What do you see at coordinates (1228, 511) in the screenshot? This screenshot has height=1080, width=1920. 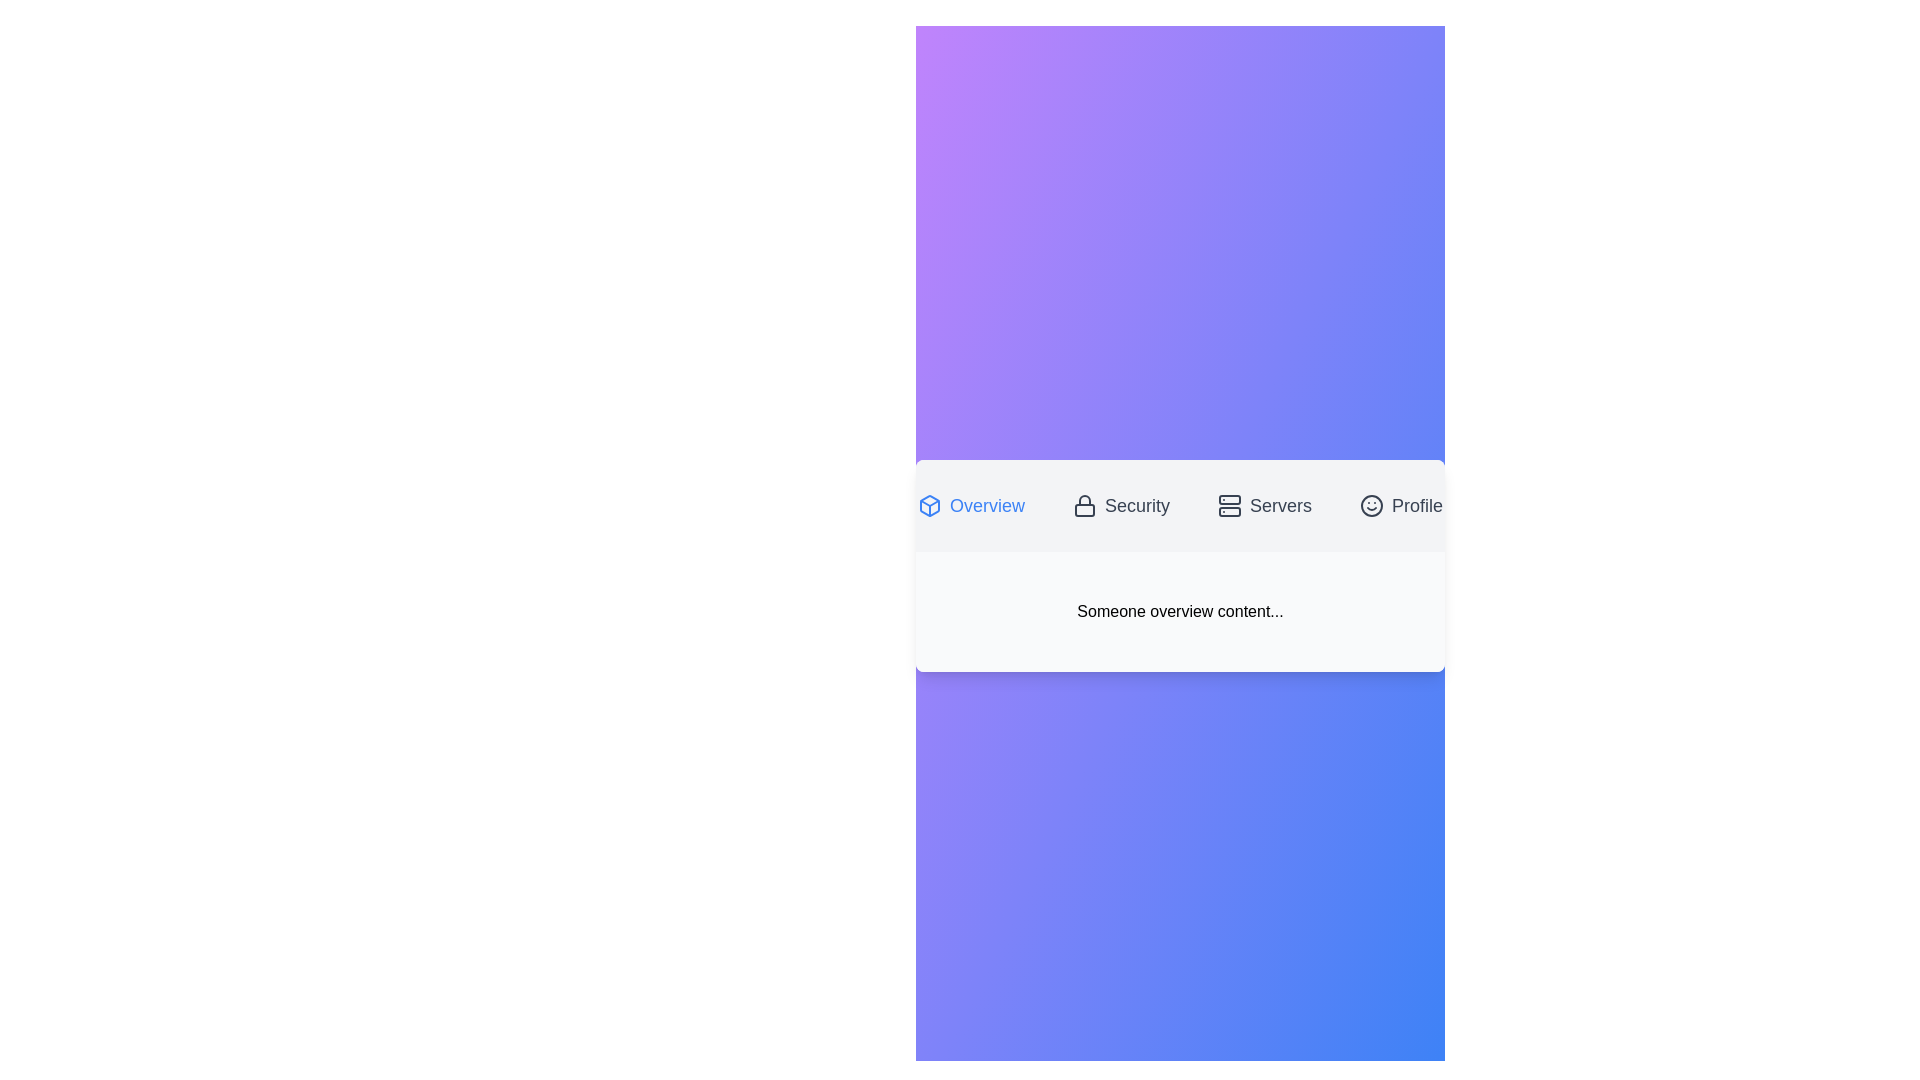 I see `the second rectangular element in the stacked server icon located in the navigation bar, positioned below the first rectangle` at bounding box center [1228, 511].